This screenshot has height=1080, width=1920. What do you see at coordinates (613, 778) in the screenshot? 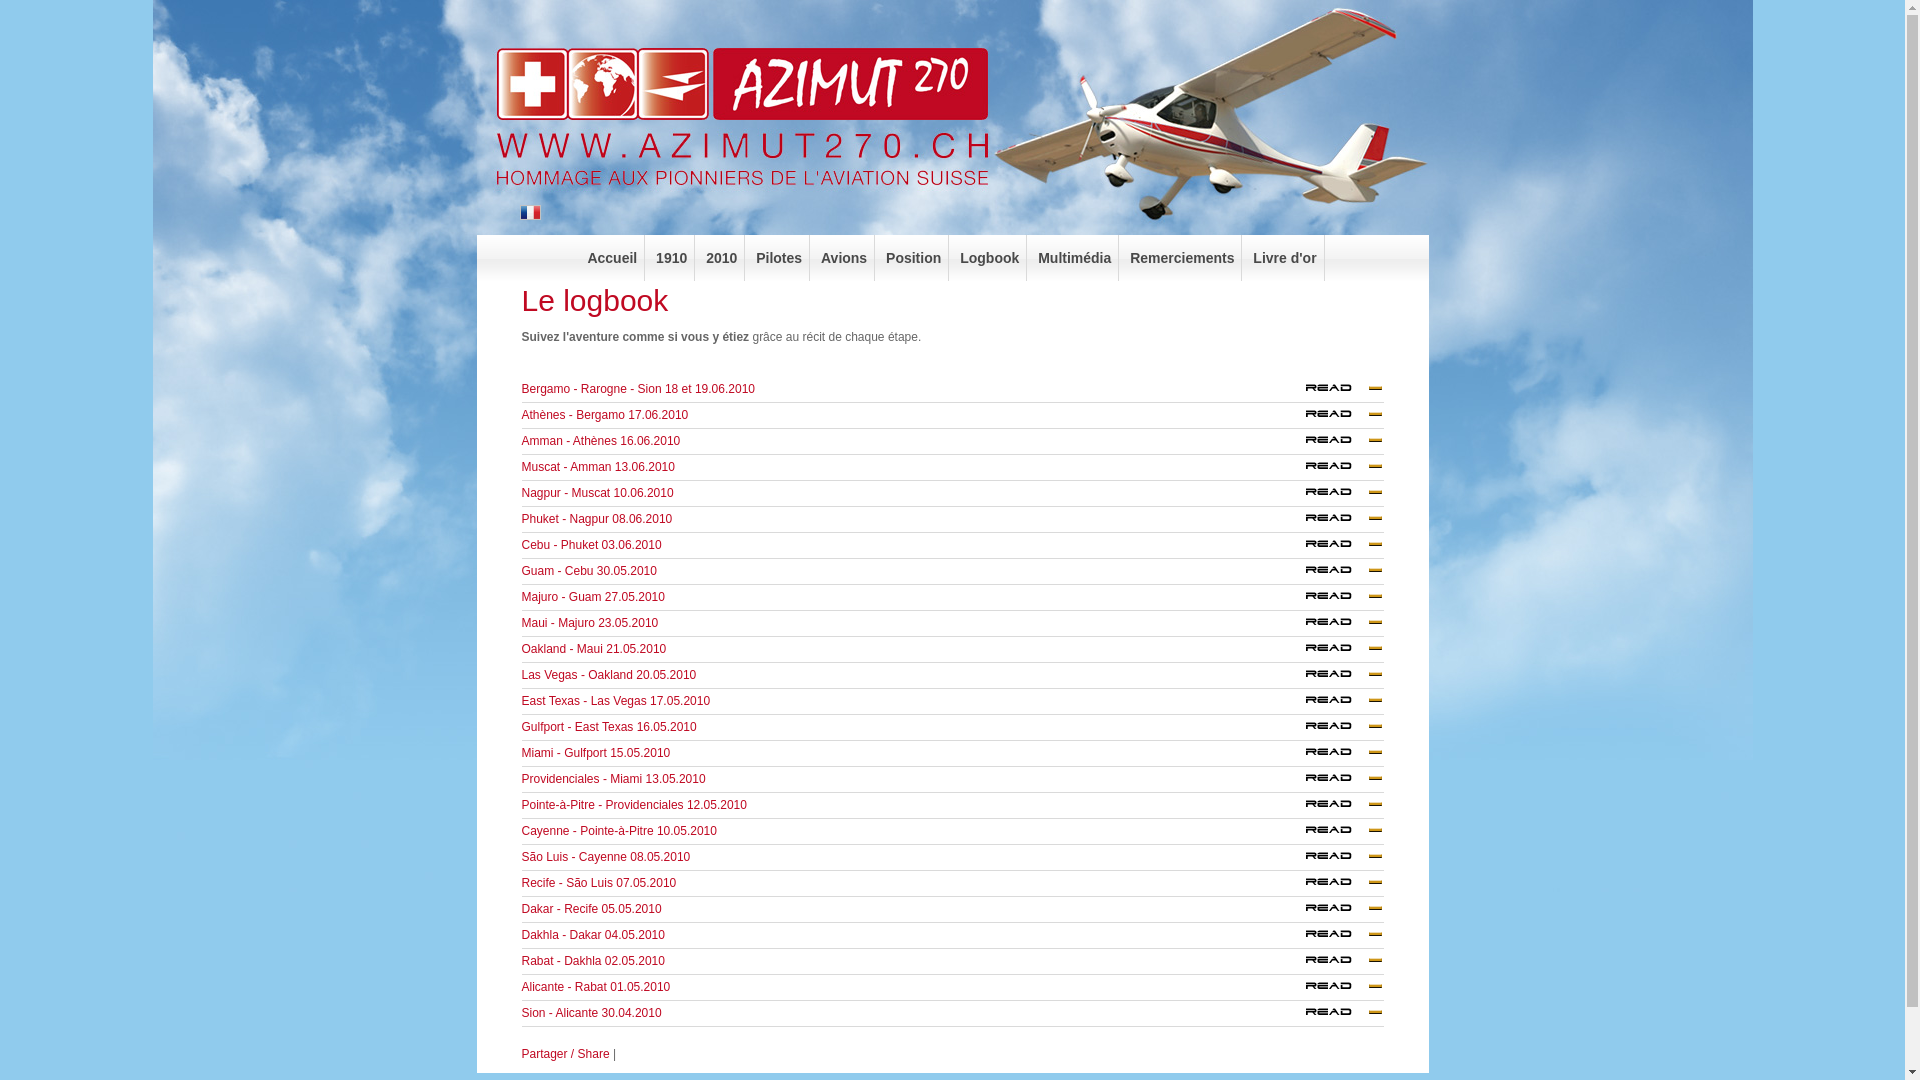
I see `'Providenciales - Miami 13.05.2010'` at bounding box center [613, 778].